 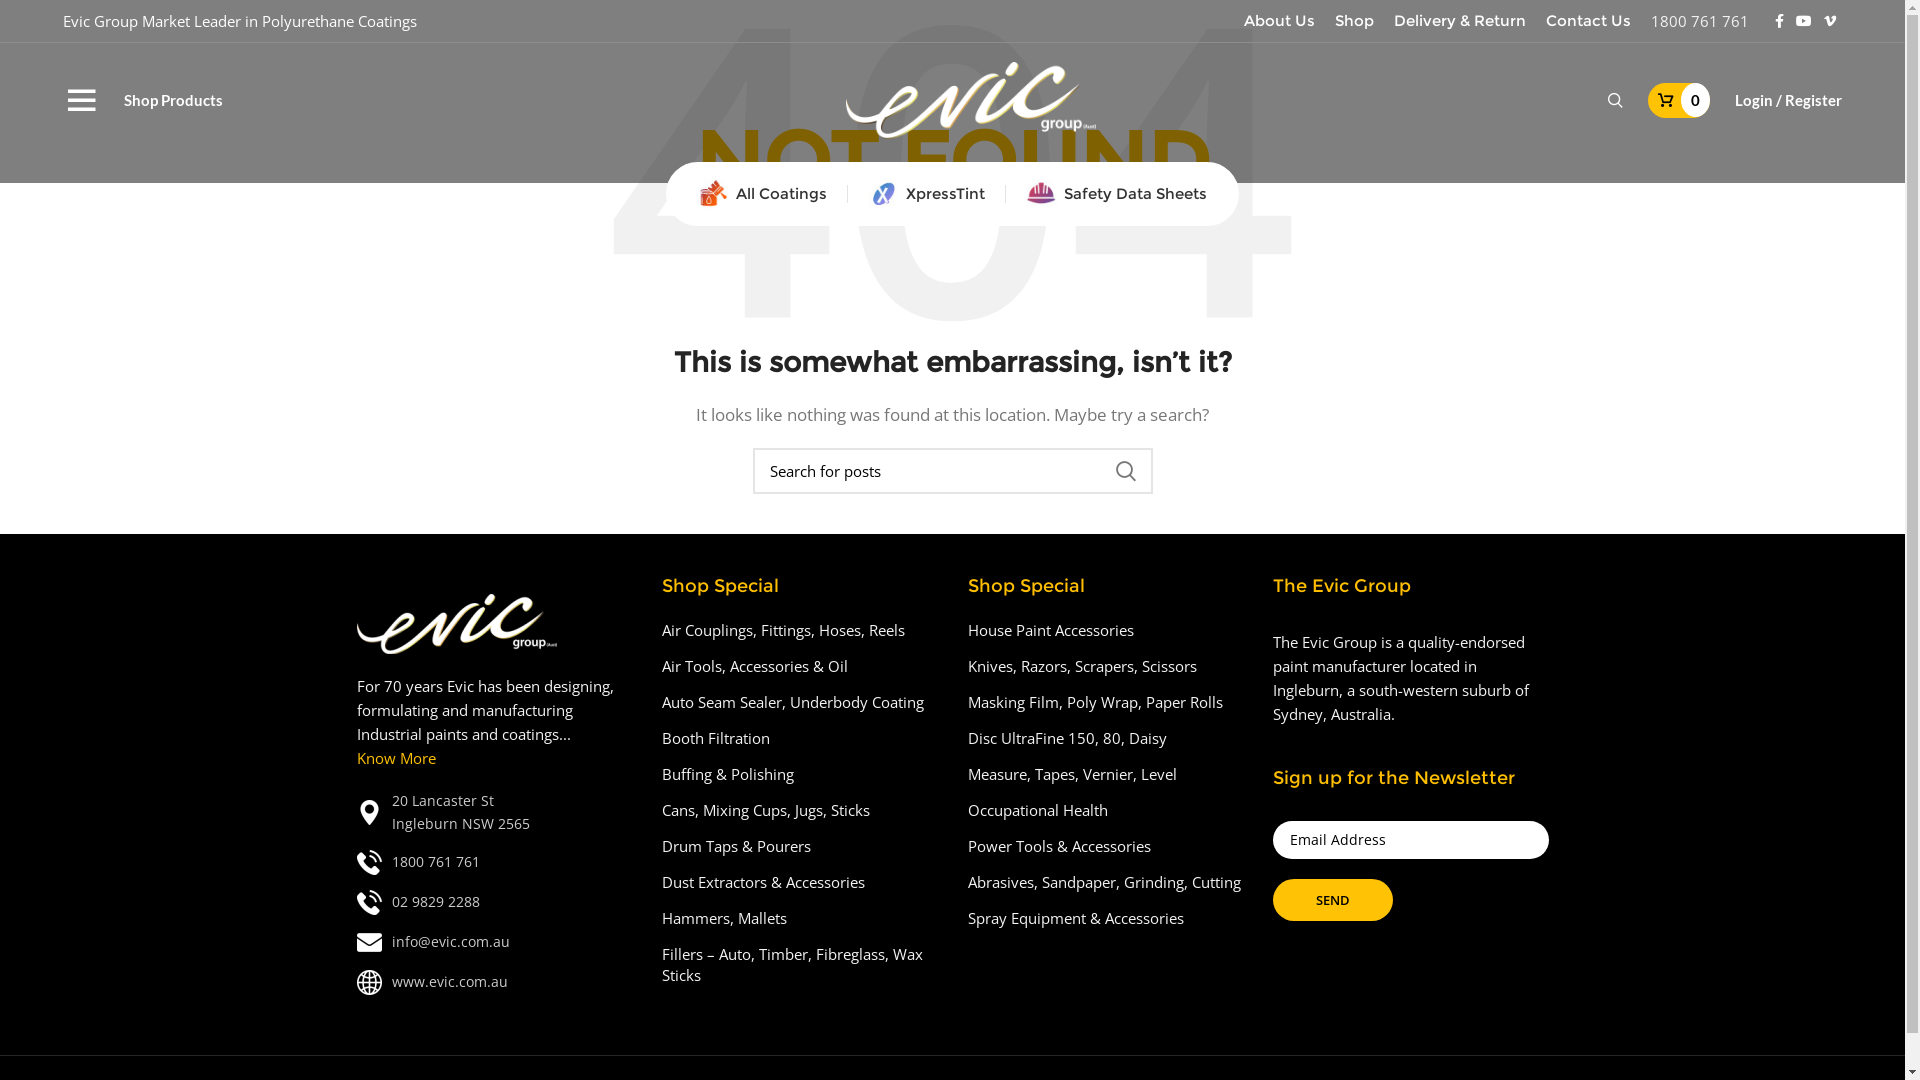 I want to click on 'Masking Film, Poly Wrap, Paper Rolls', so click(x=1095, y=701).